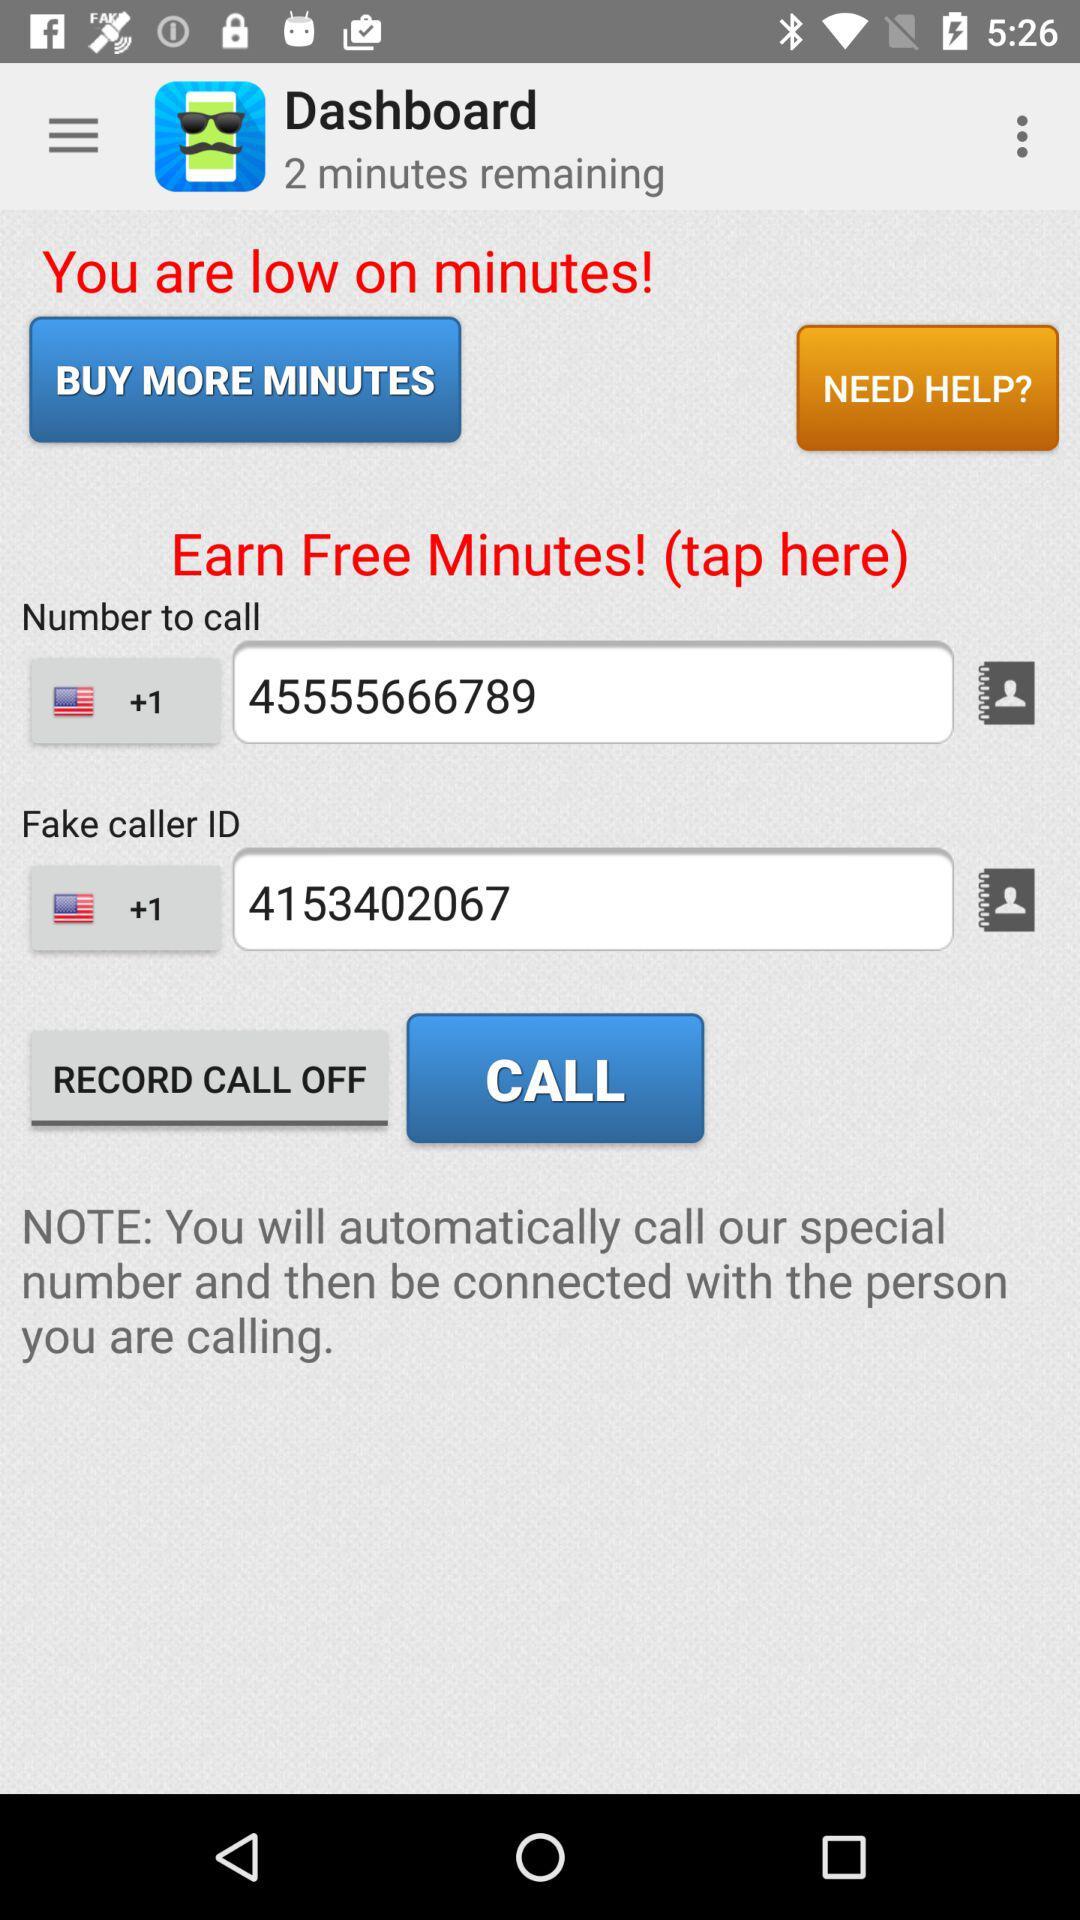  I want to click on icon next to you are low item, so click(927, 387).